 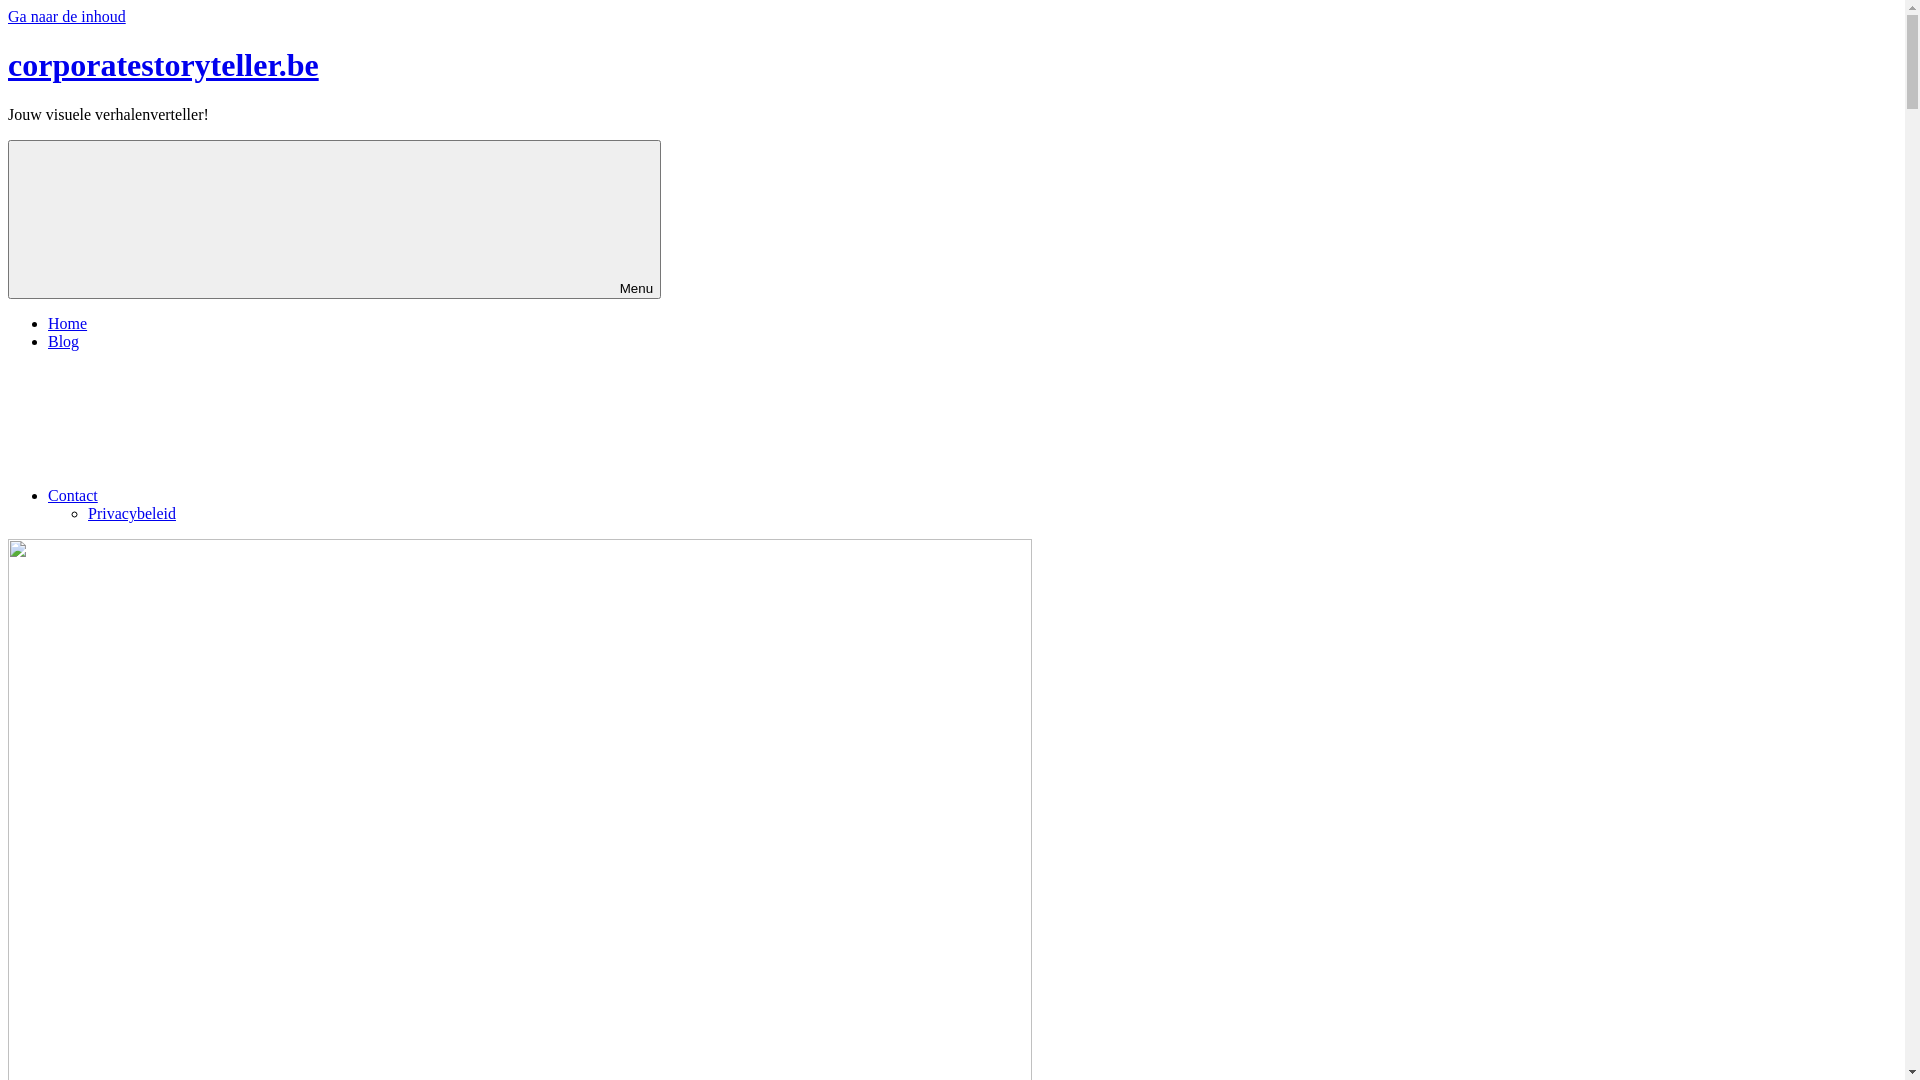 I want to click on 'Contact', so click(x=222, y=495).